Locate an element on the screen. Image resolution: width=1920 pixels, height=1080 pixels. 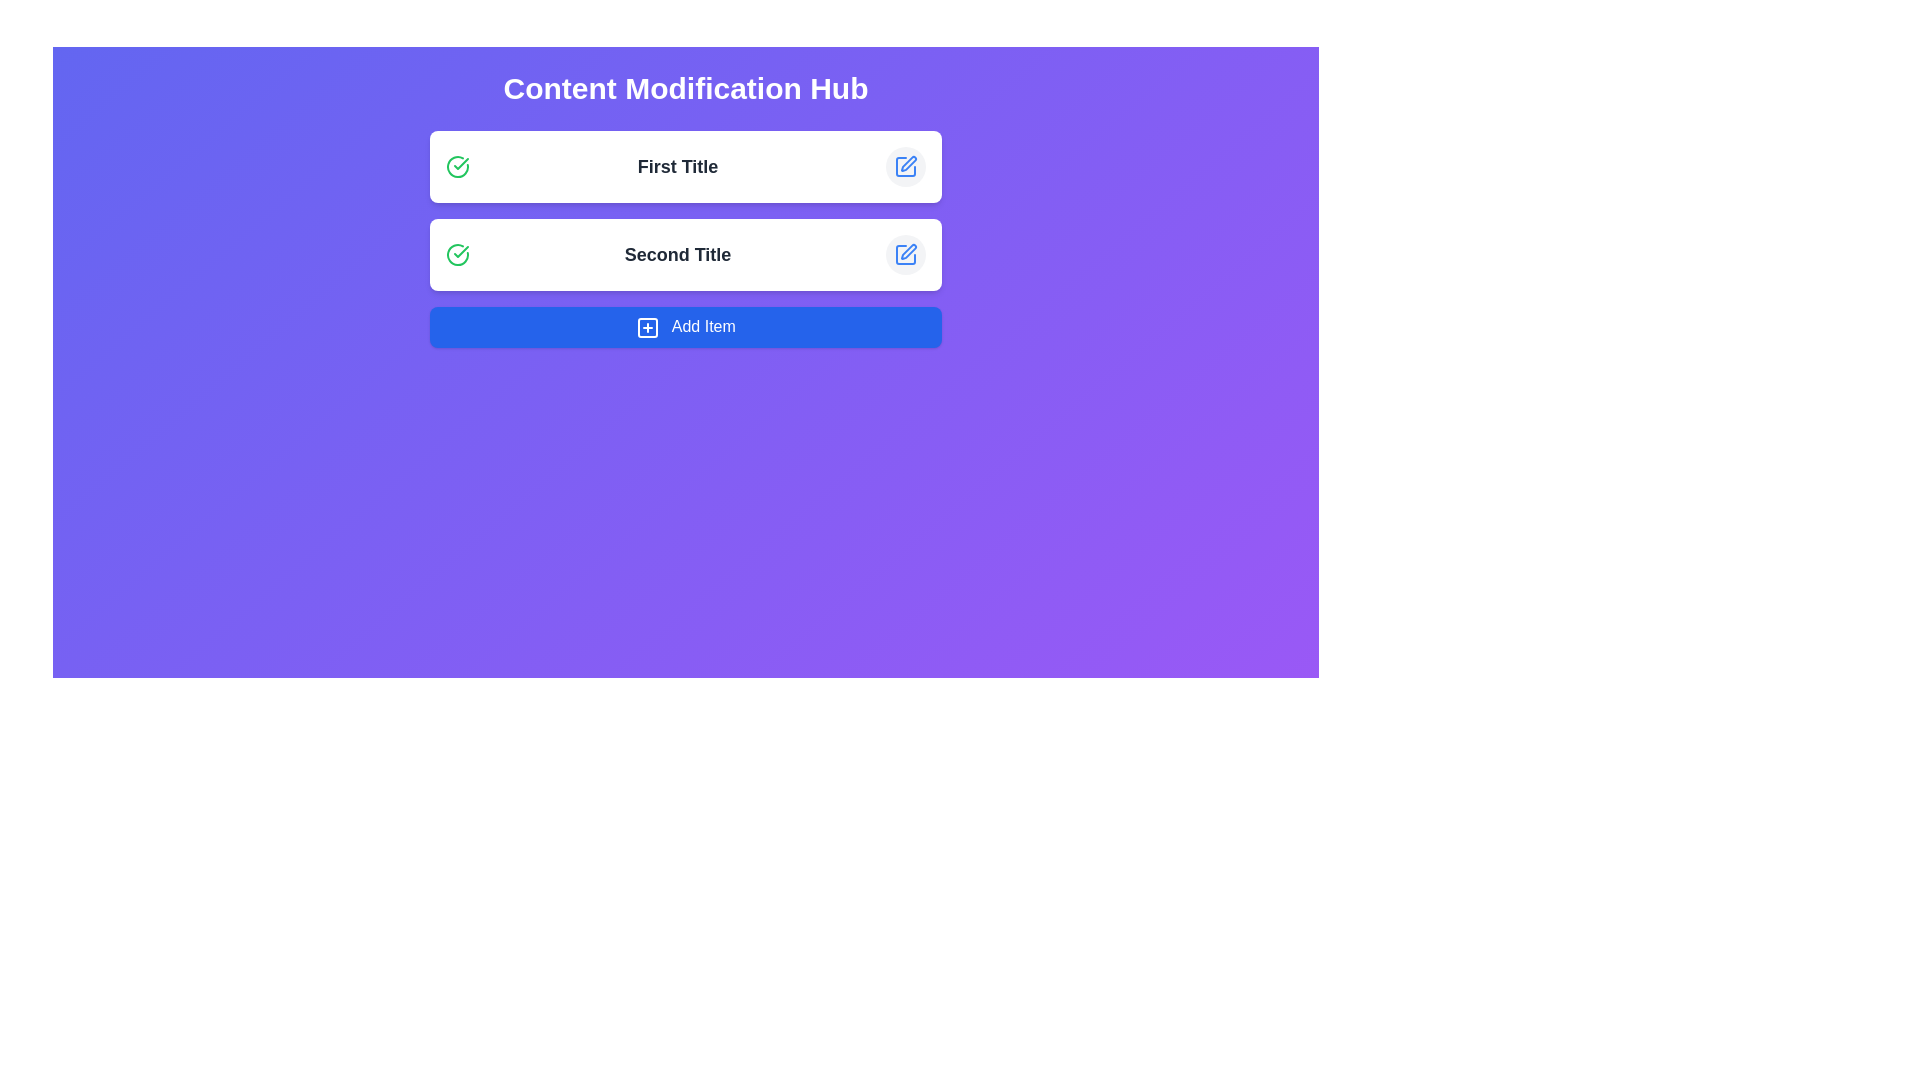
the first sub-element of the SVG icon representing the edit action is located at coordinates (905, 165).